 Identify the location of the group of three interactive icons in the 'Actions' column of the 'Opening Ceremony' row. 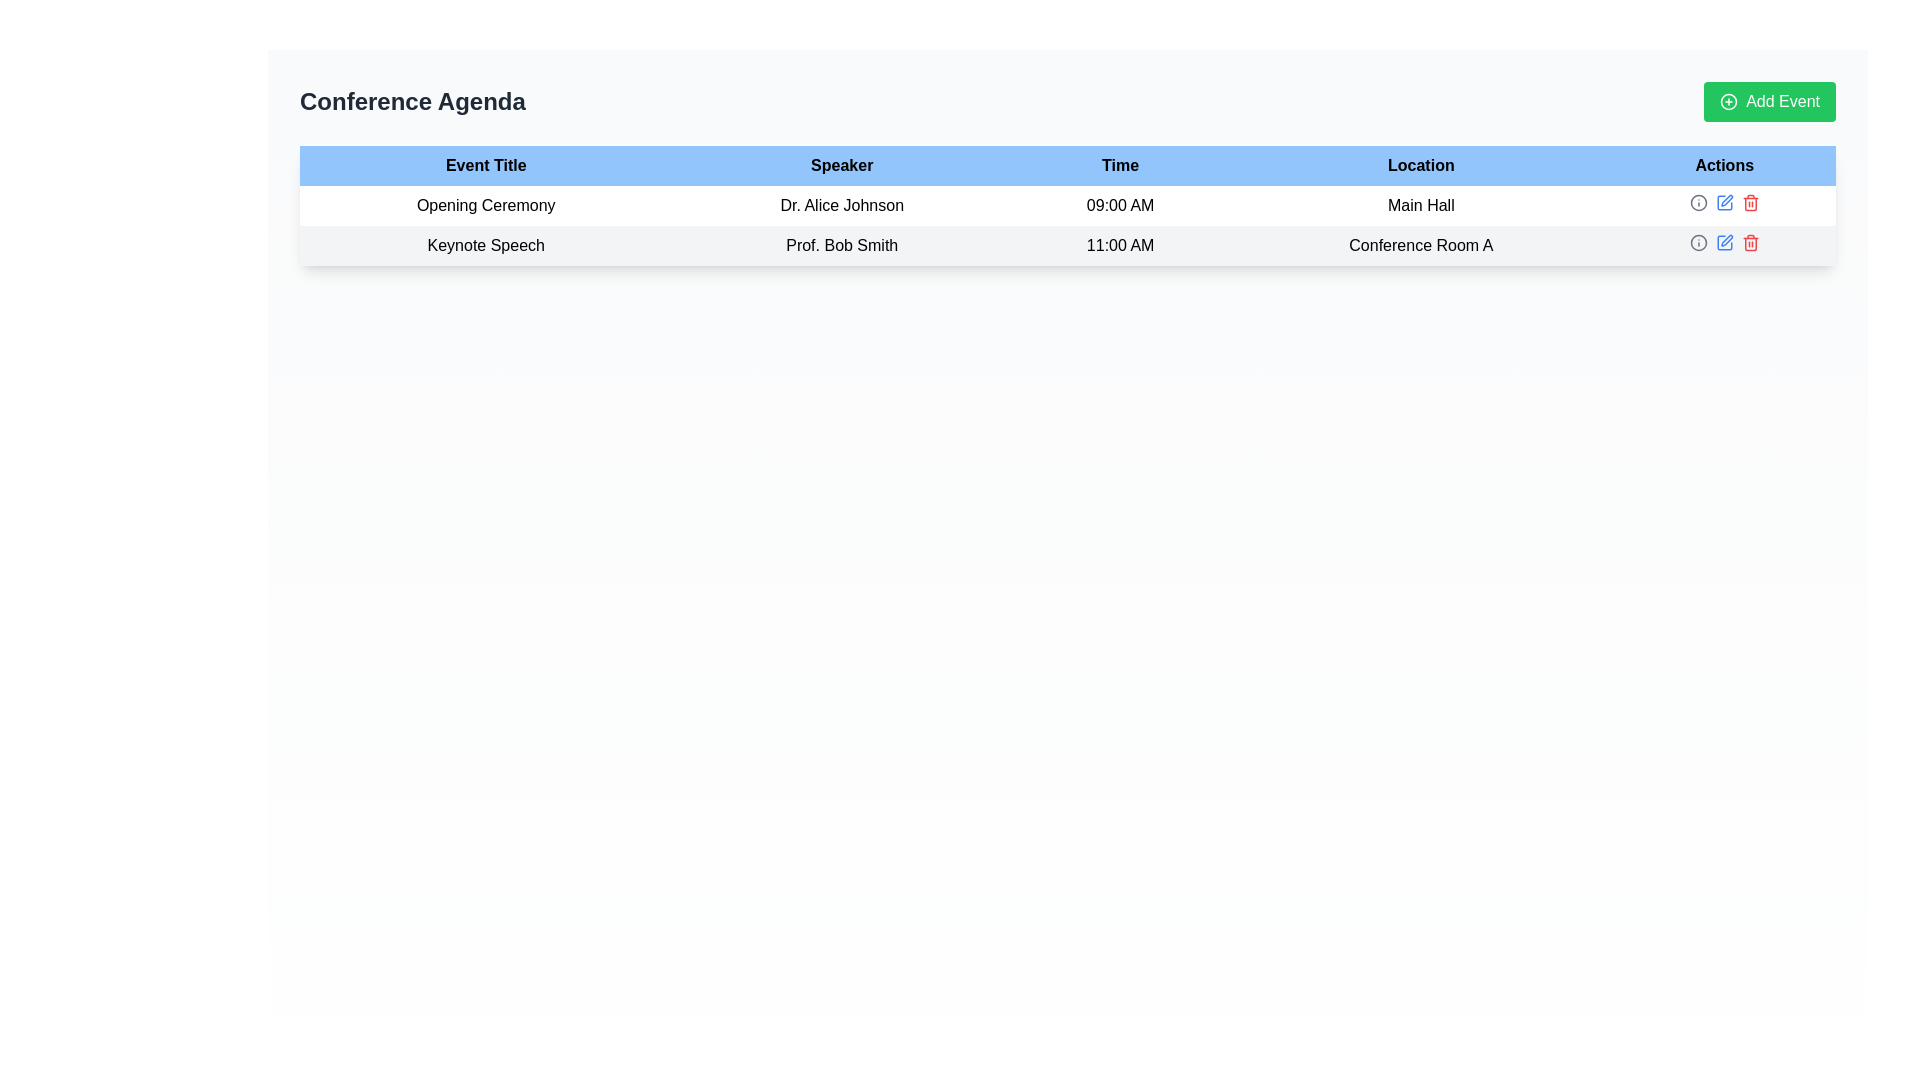
(1723, 203).